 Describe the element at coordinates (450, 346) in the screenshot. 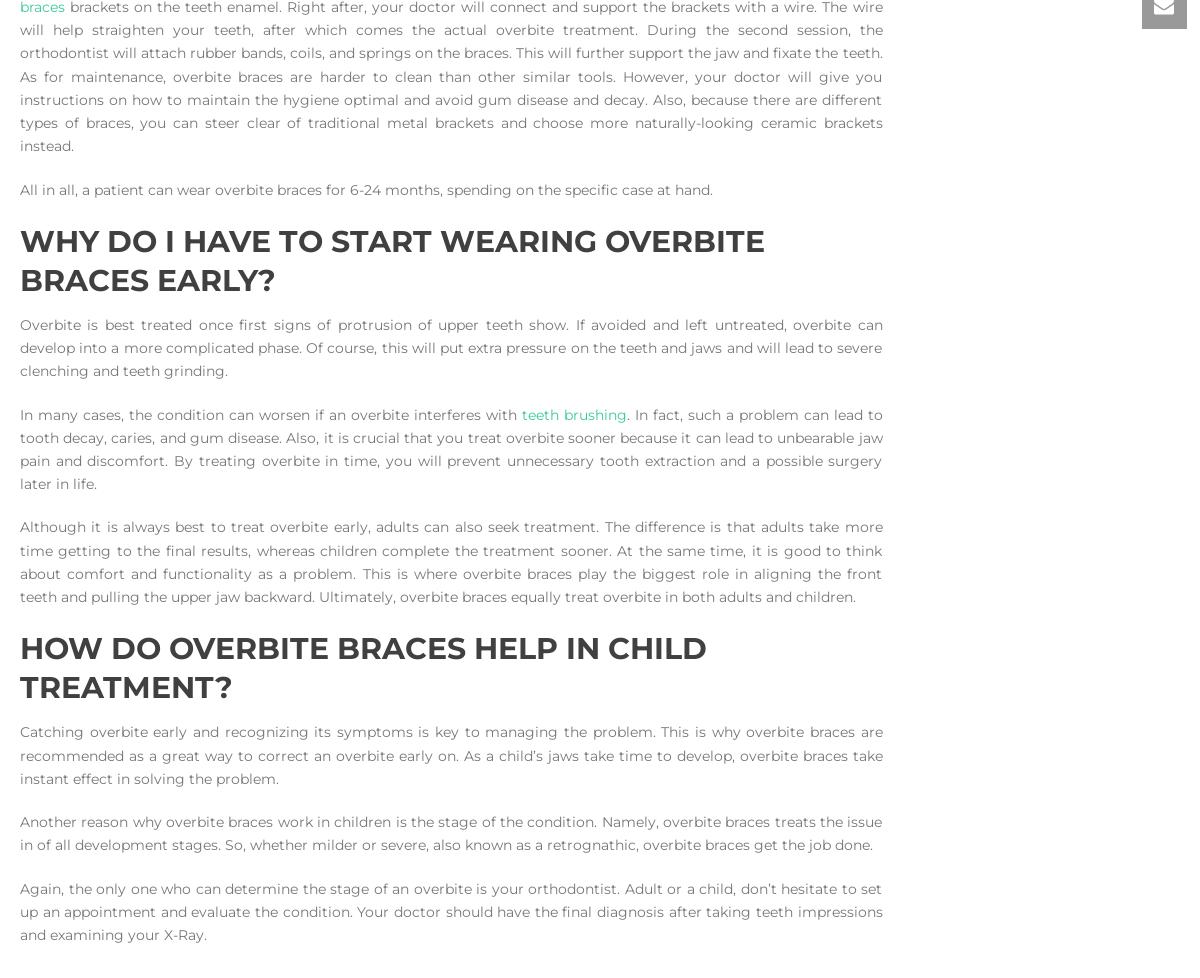

I see `'Overbite is best treated once first signs of protrusion of upper teeth show. If avoided and left untreated, overbite can develop into a more complicated phase. Of course, this will put extra pressure on the teeth and jaws and will lead to severe clenching and teeth grinding.'` at that location.